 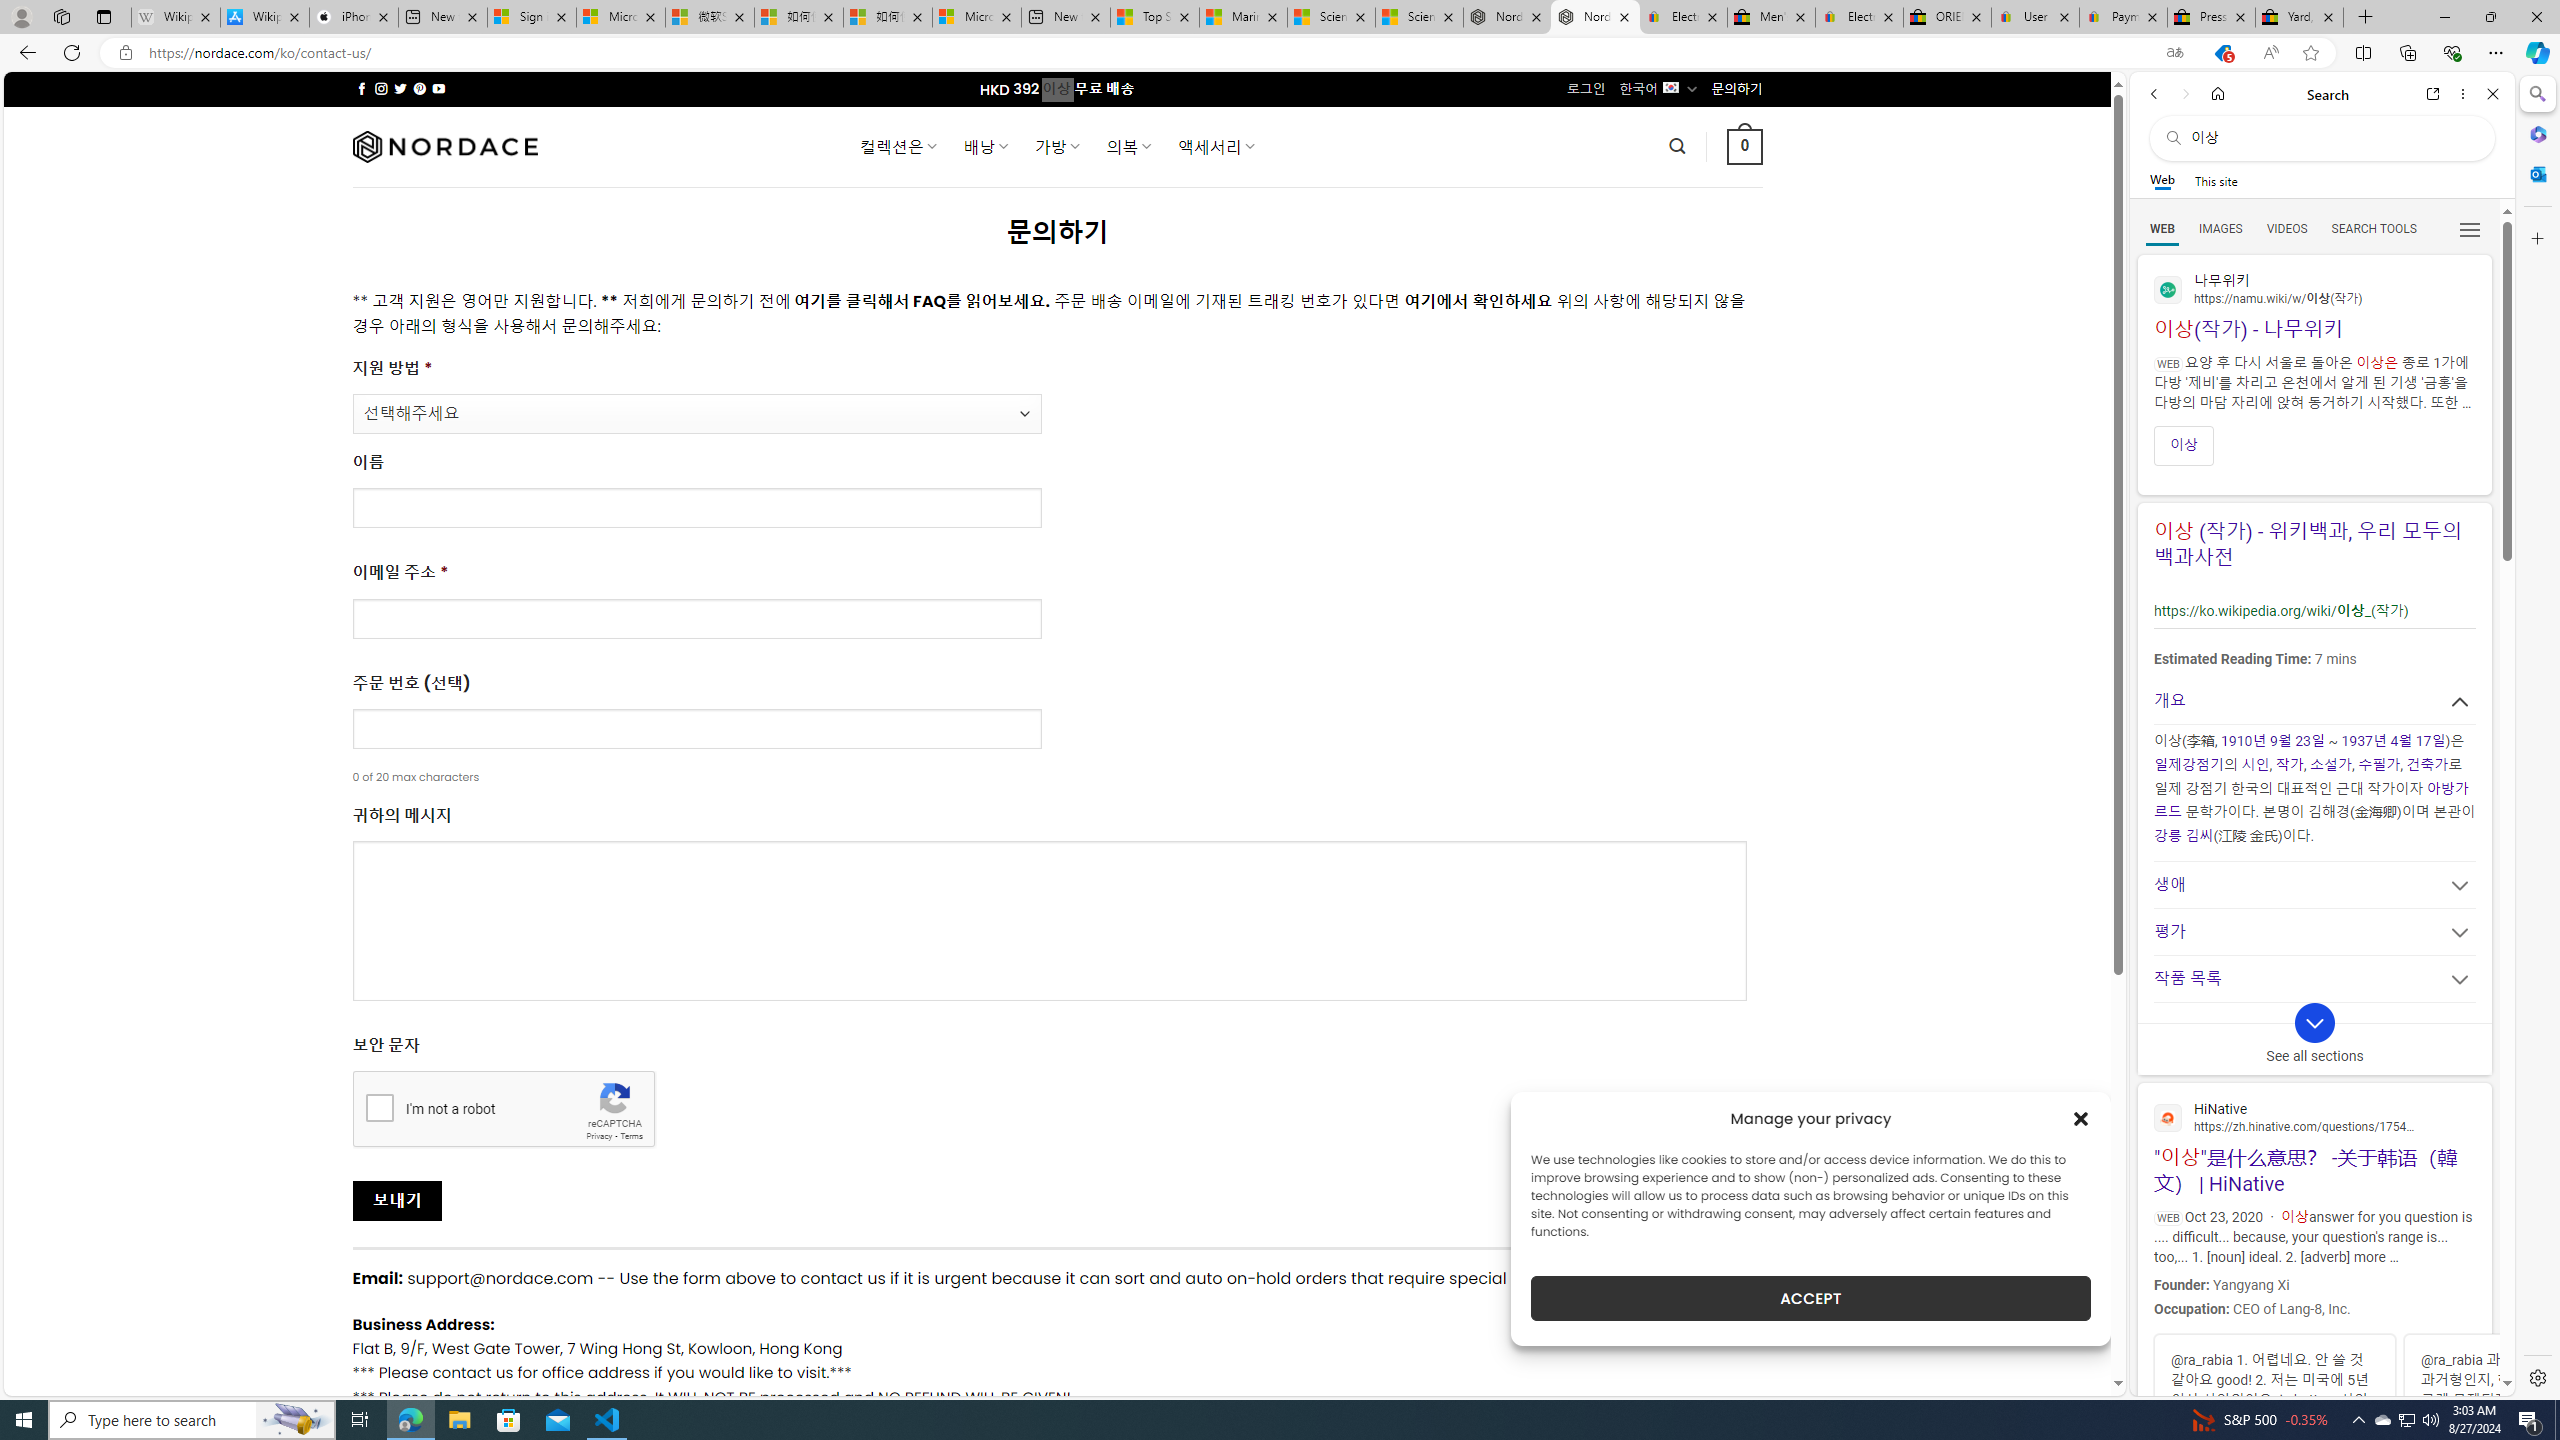 I want to click on 'Microsoft Services Agreement', so click(x=619, y=16).